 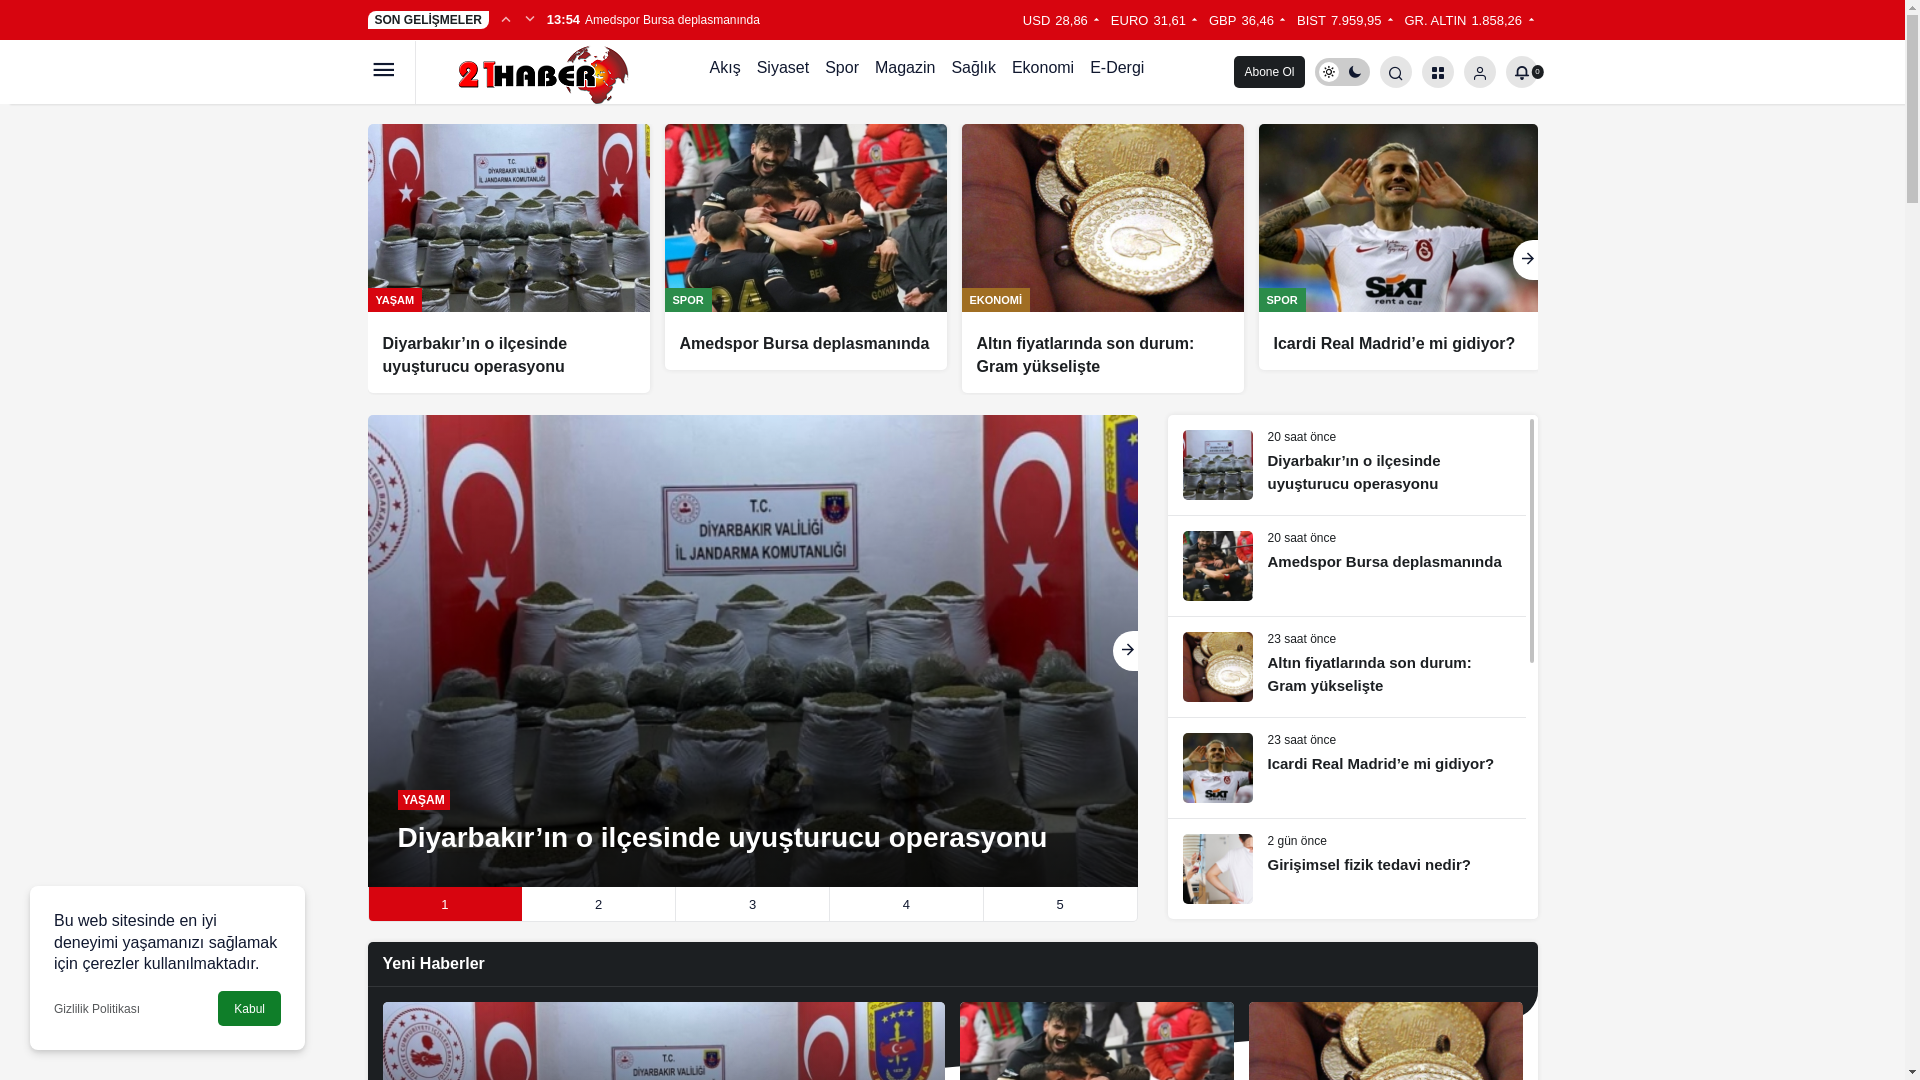 I want to click on '1', so click(x=443, y=904).